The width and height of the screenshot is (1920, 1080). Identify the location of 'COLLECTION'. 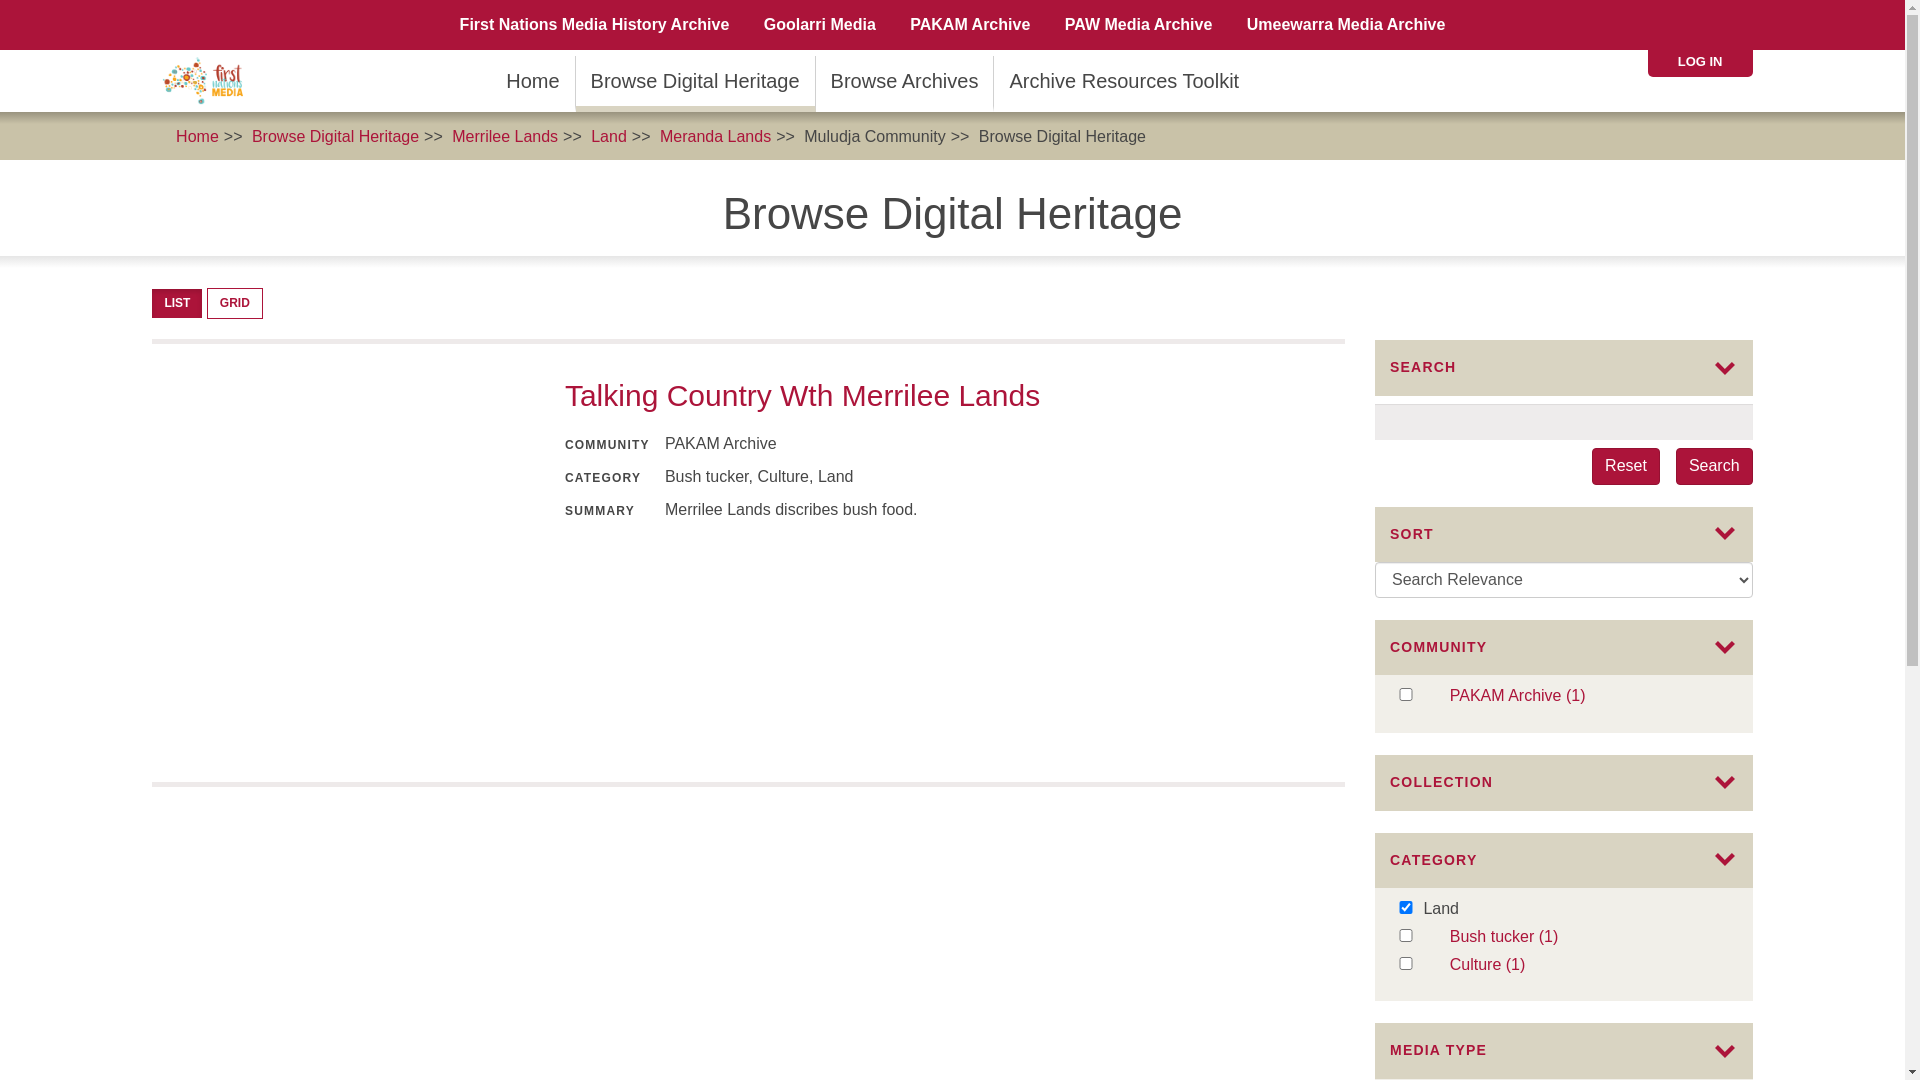
(1563, 781).